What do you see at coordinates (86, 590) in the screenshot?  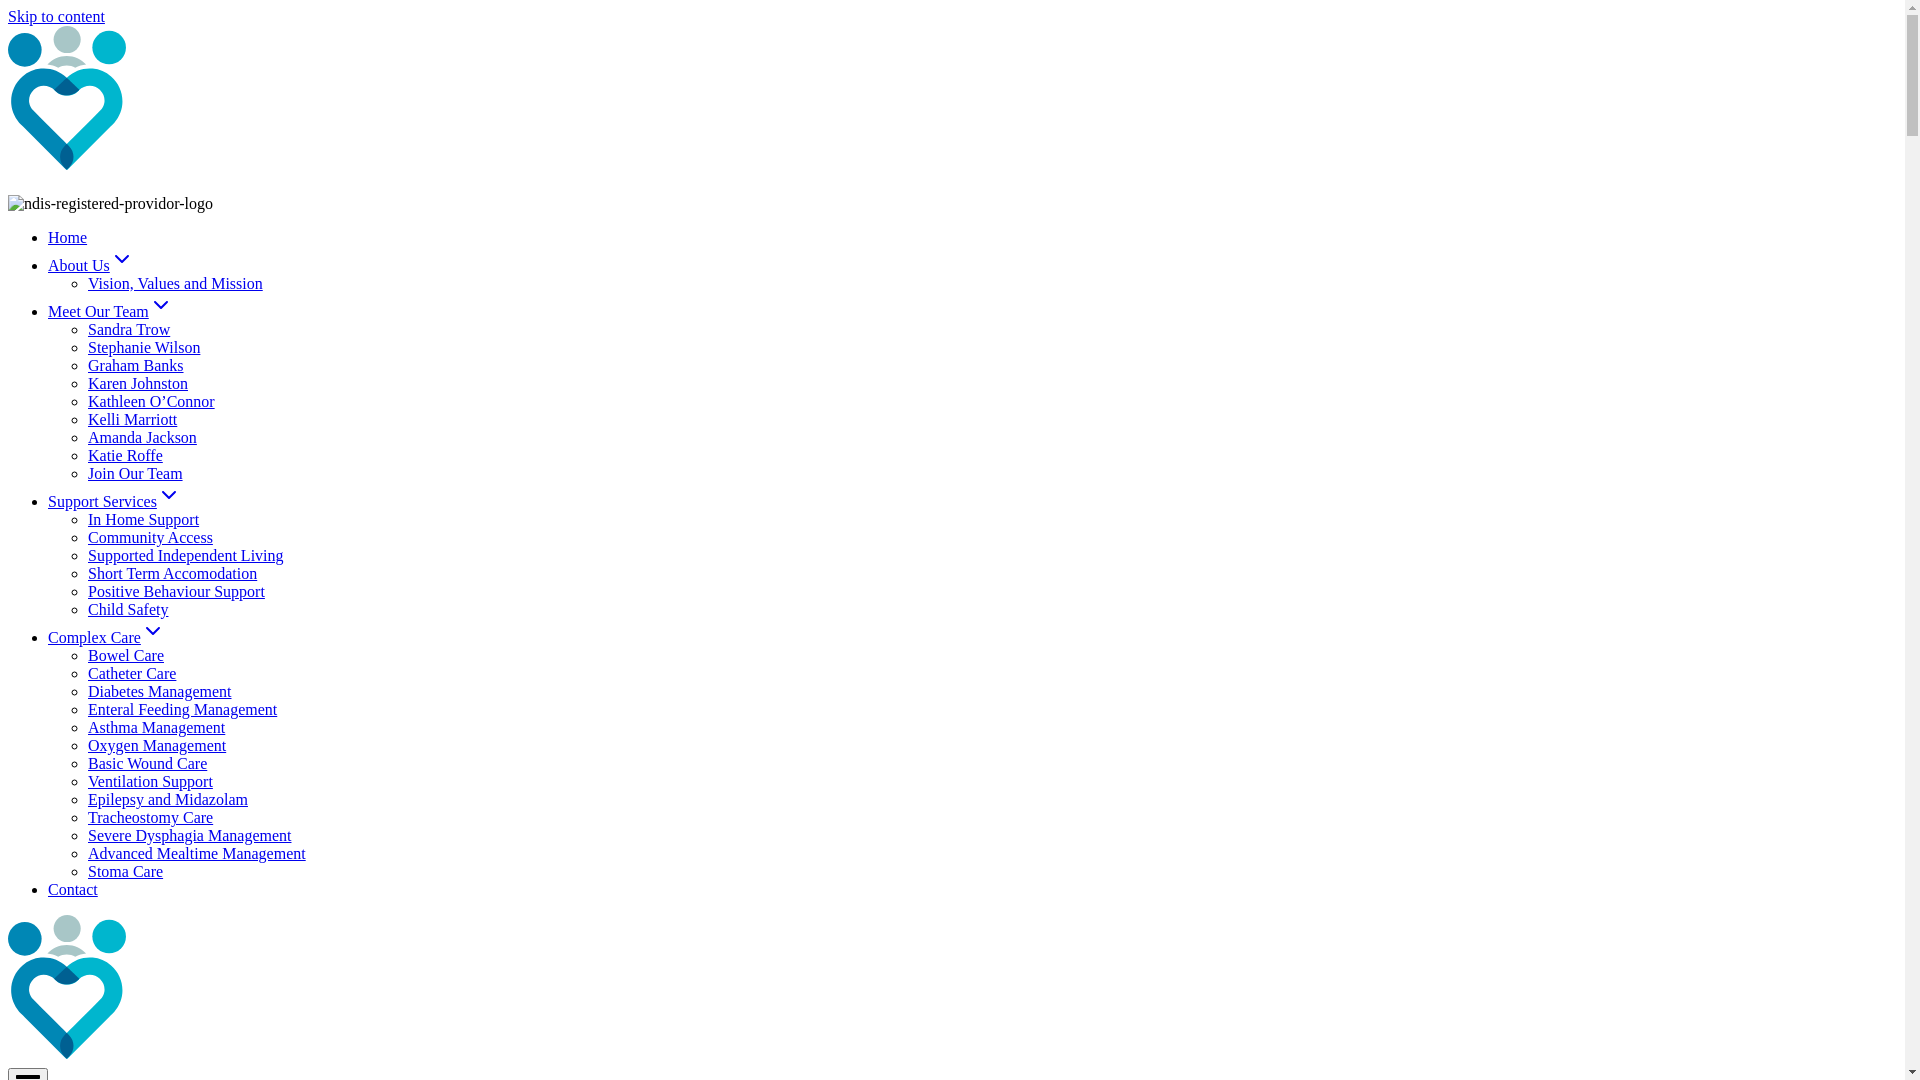 I see `'Positive Behaviour Support'` at bounding box center [86, 590].